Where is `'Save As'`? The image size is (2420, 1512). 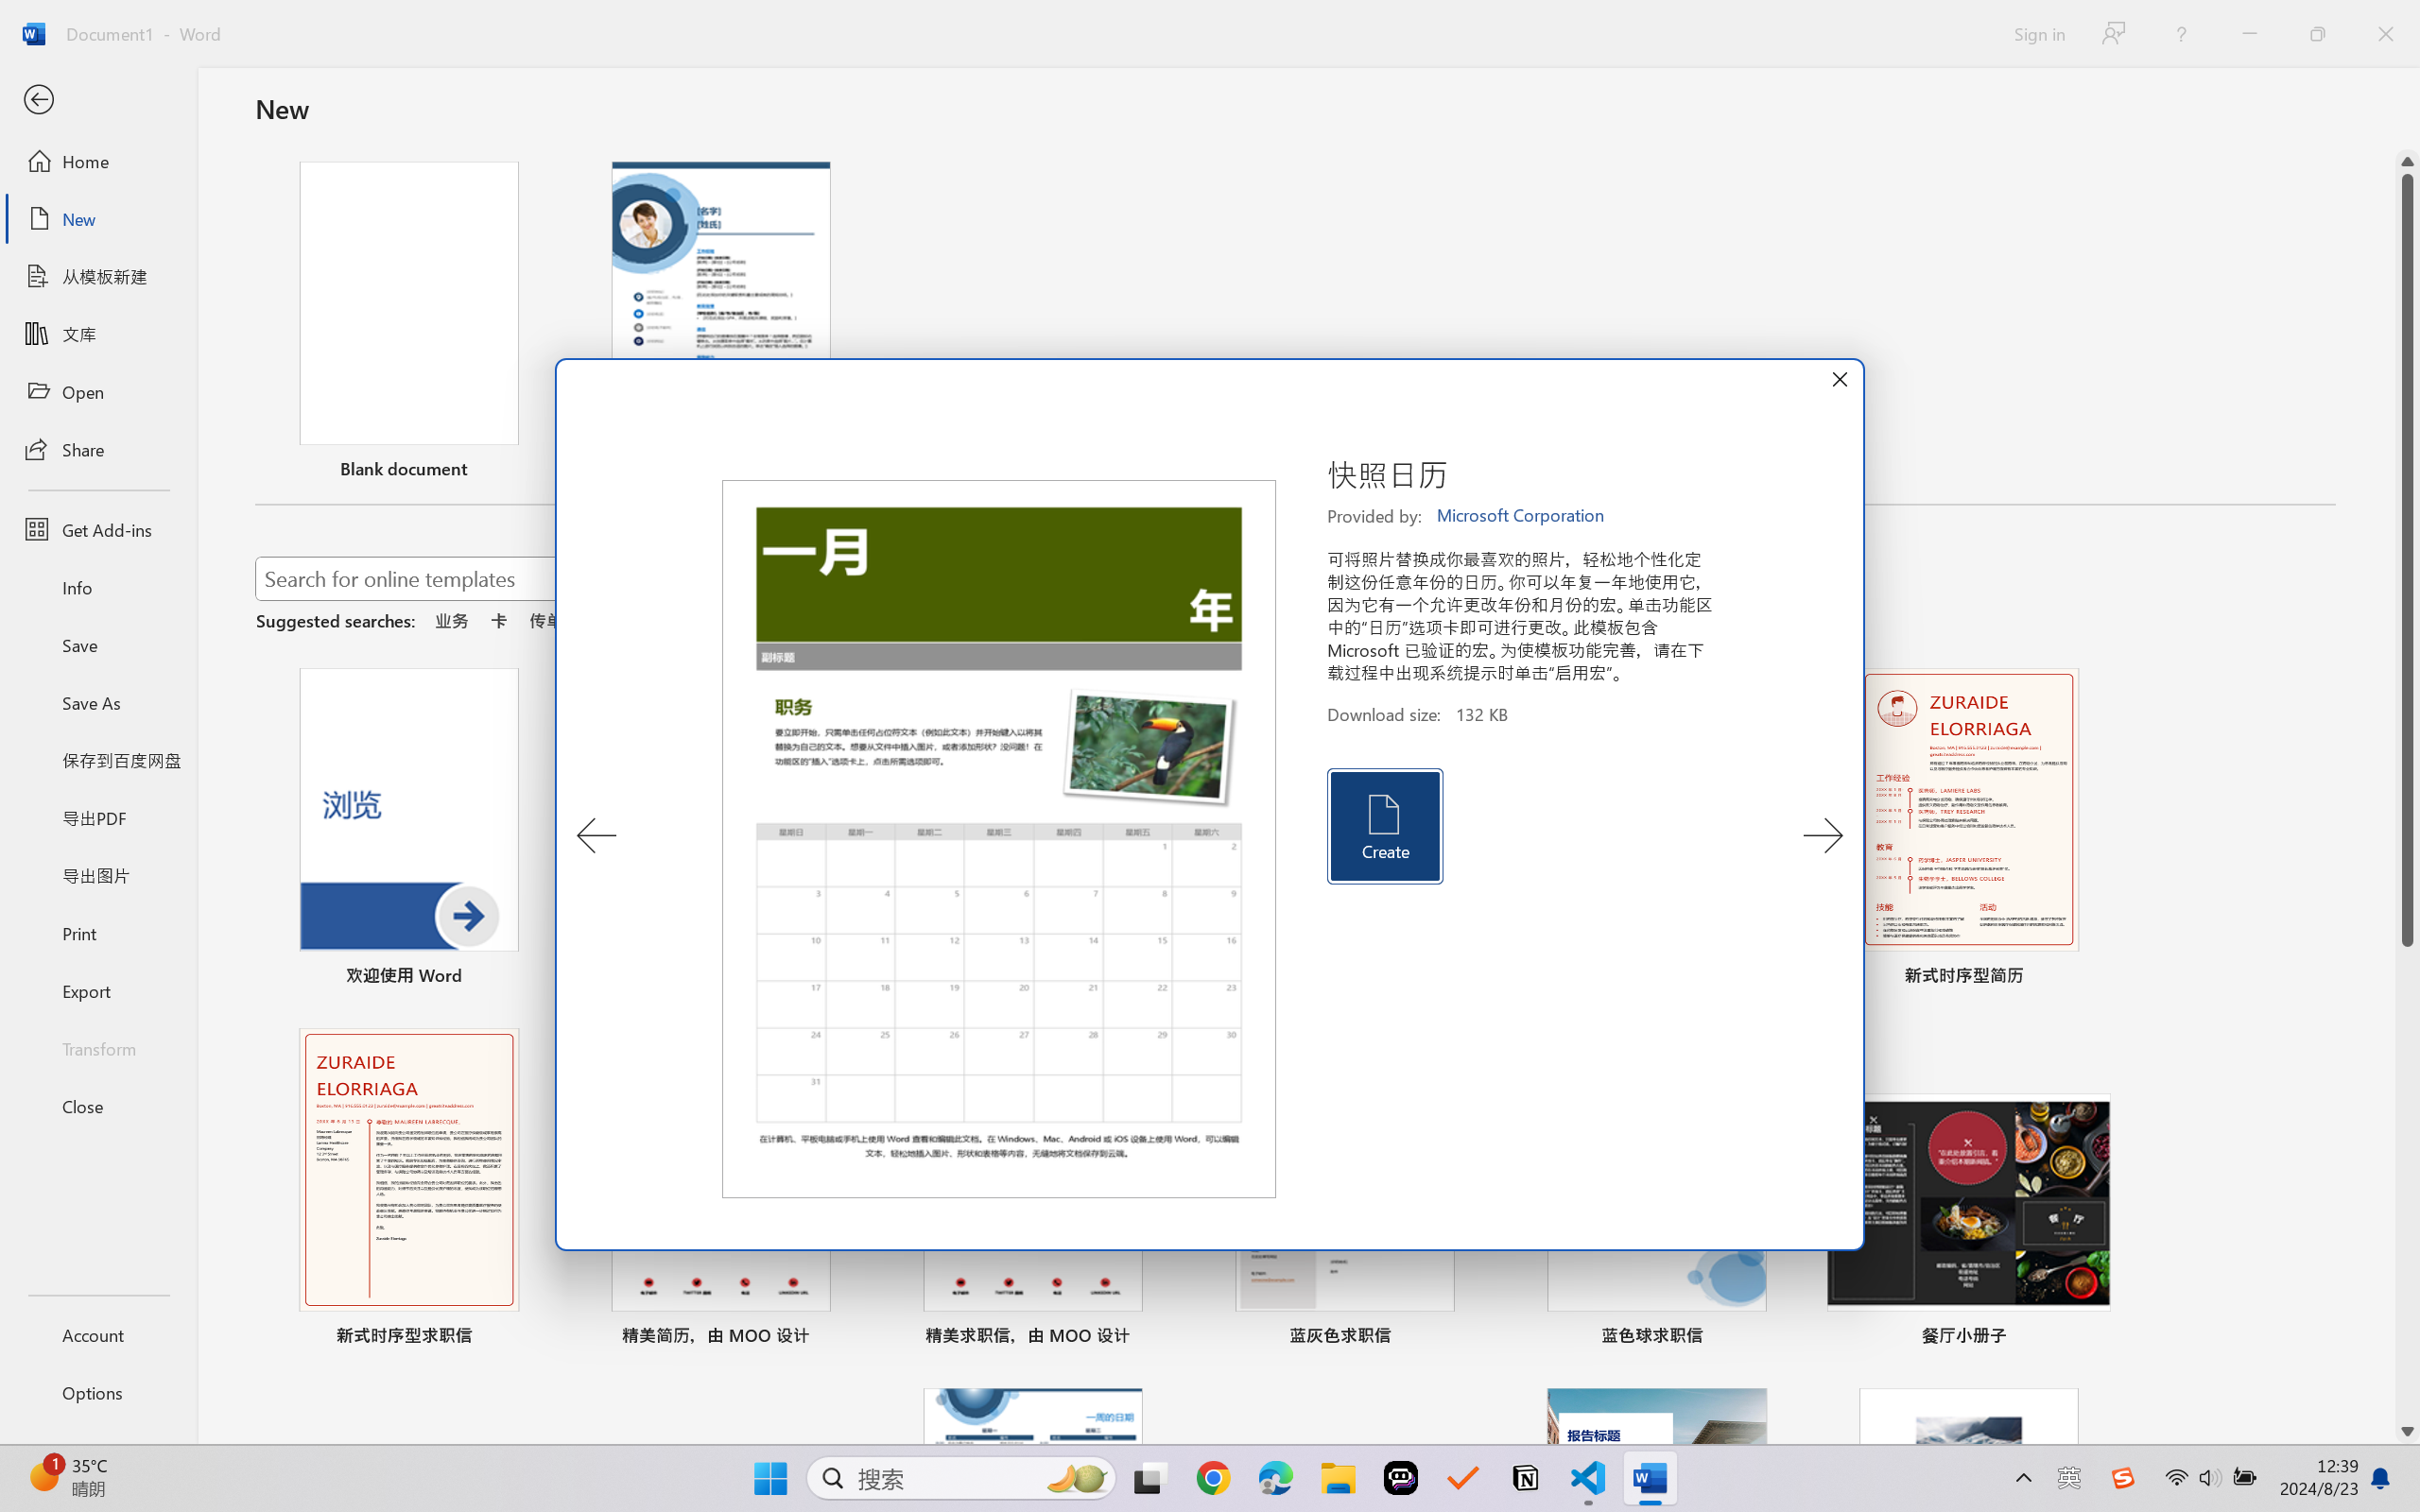
'Save As' is located at coordinates (97, 702).